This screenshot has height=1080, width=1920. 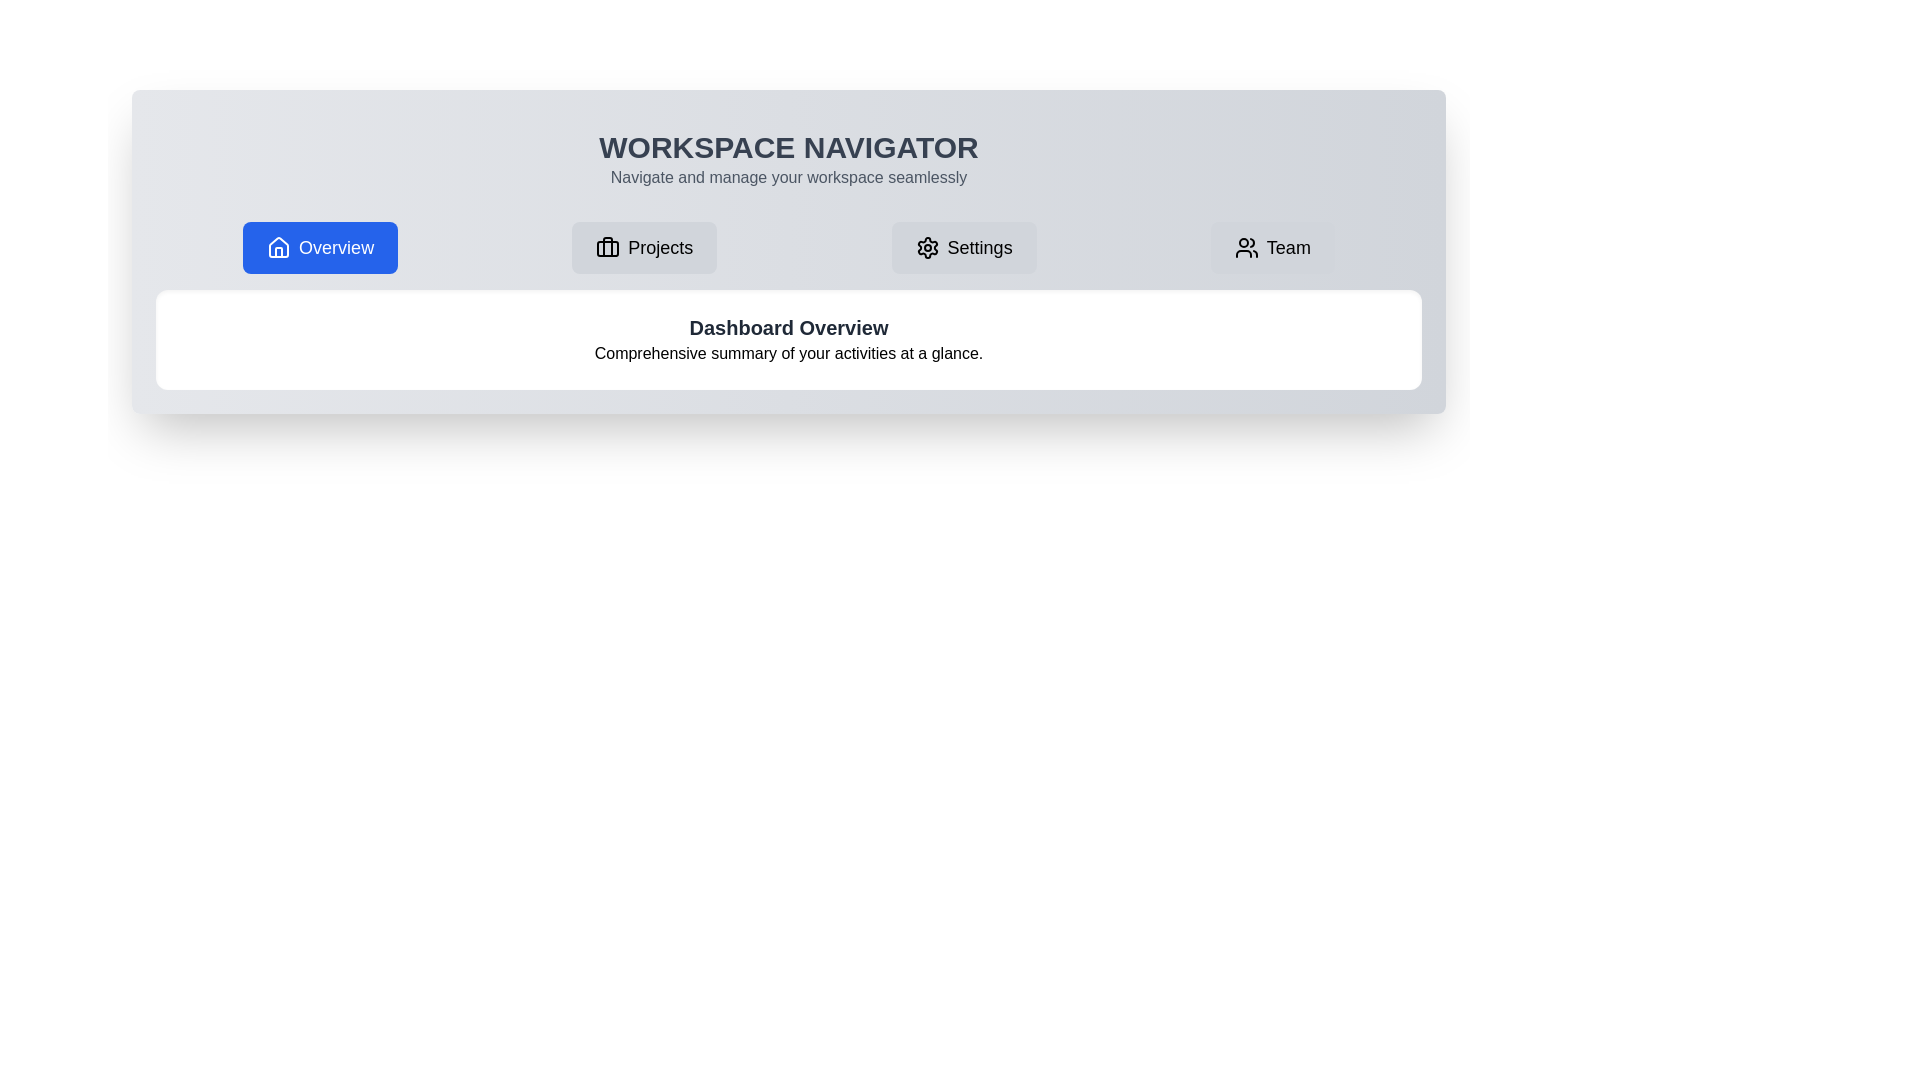 I want to click on the 'Team' text label located in the rightmost button of the top menu bar, so click(x=1288, y=246).